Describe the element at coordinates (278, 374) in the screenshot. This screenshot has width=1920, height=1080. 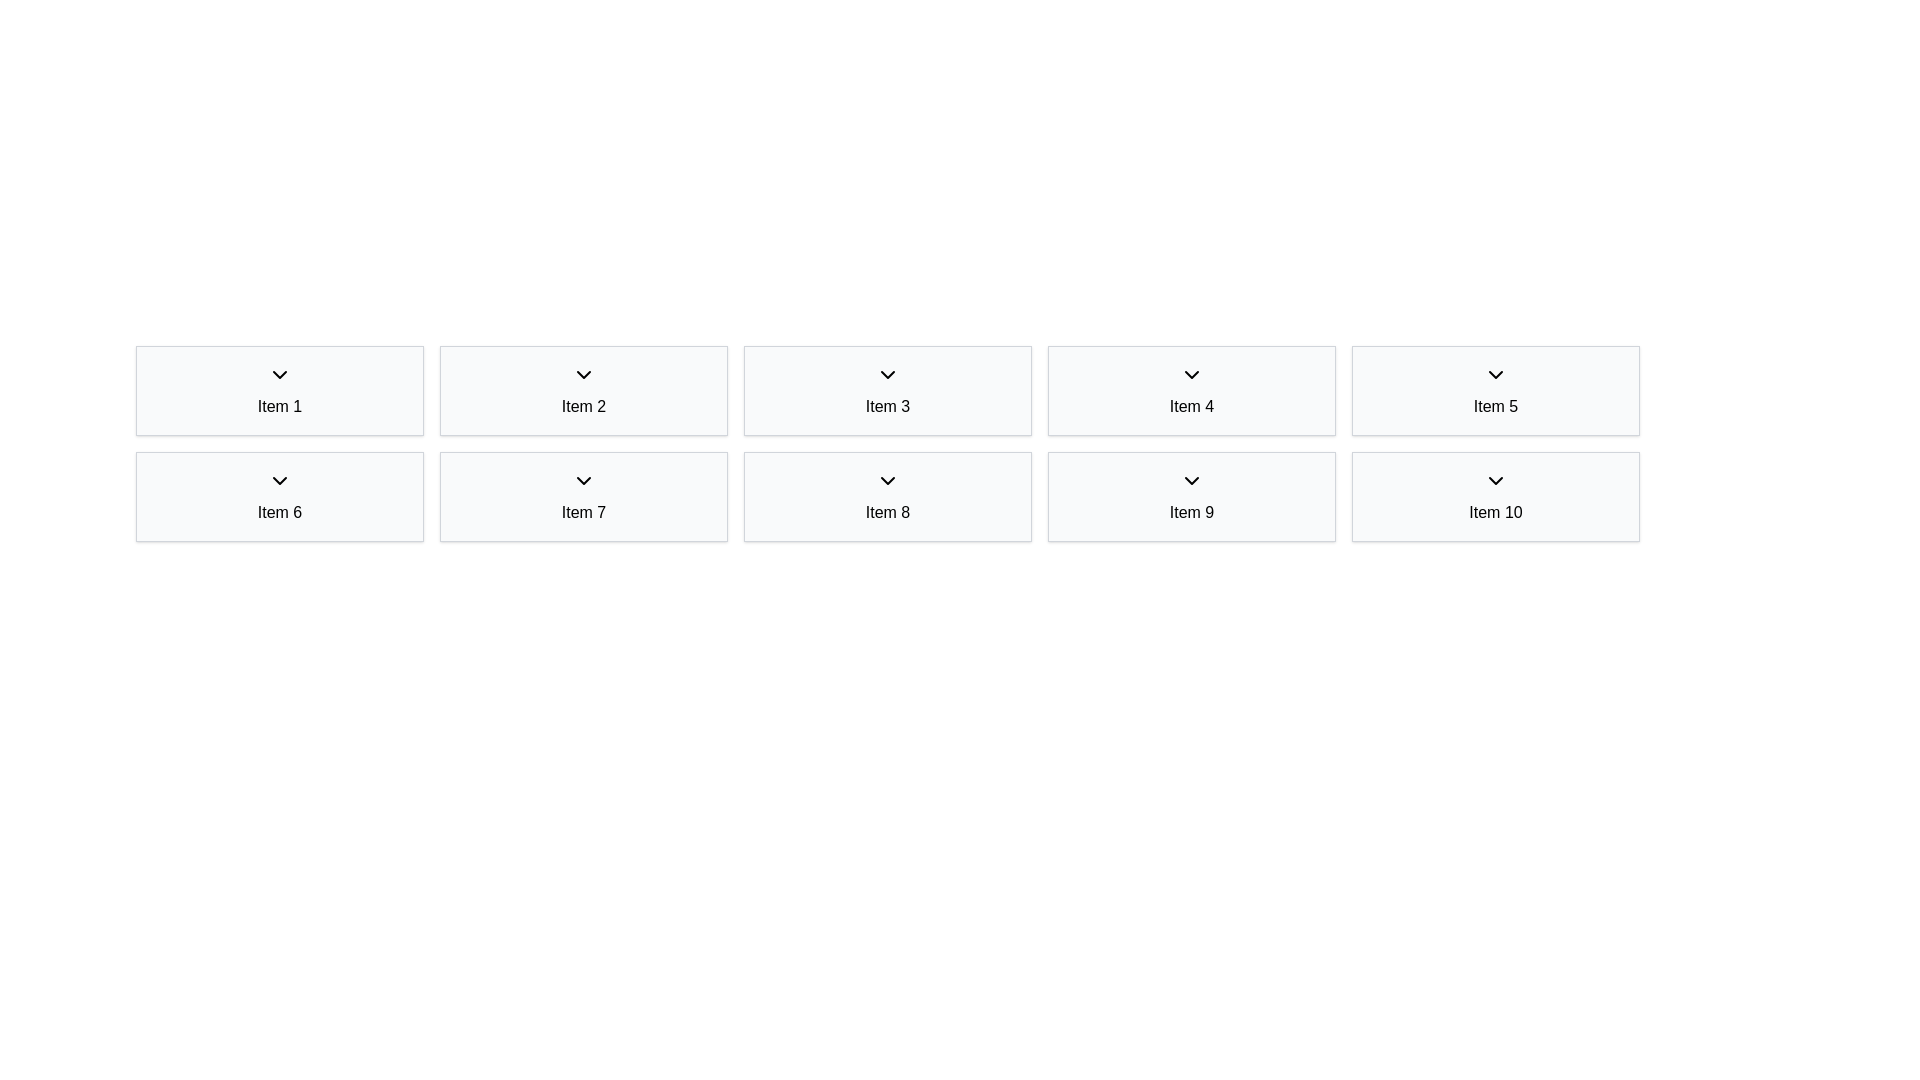
I see `the dropdown indicator icon located at the top-left corner of the grid layout, which serves` at that location.